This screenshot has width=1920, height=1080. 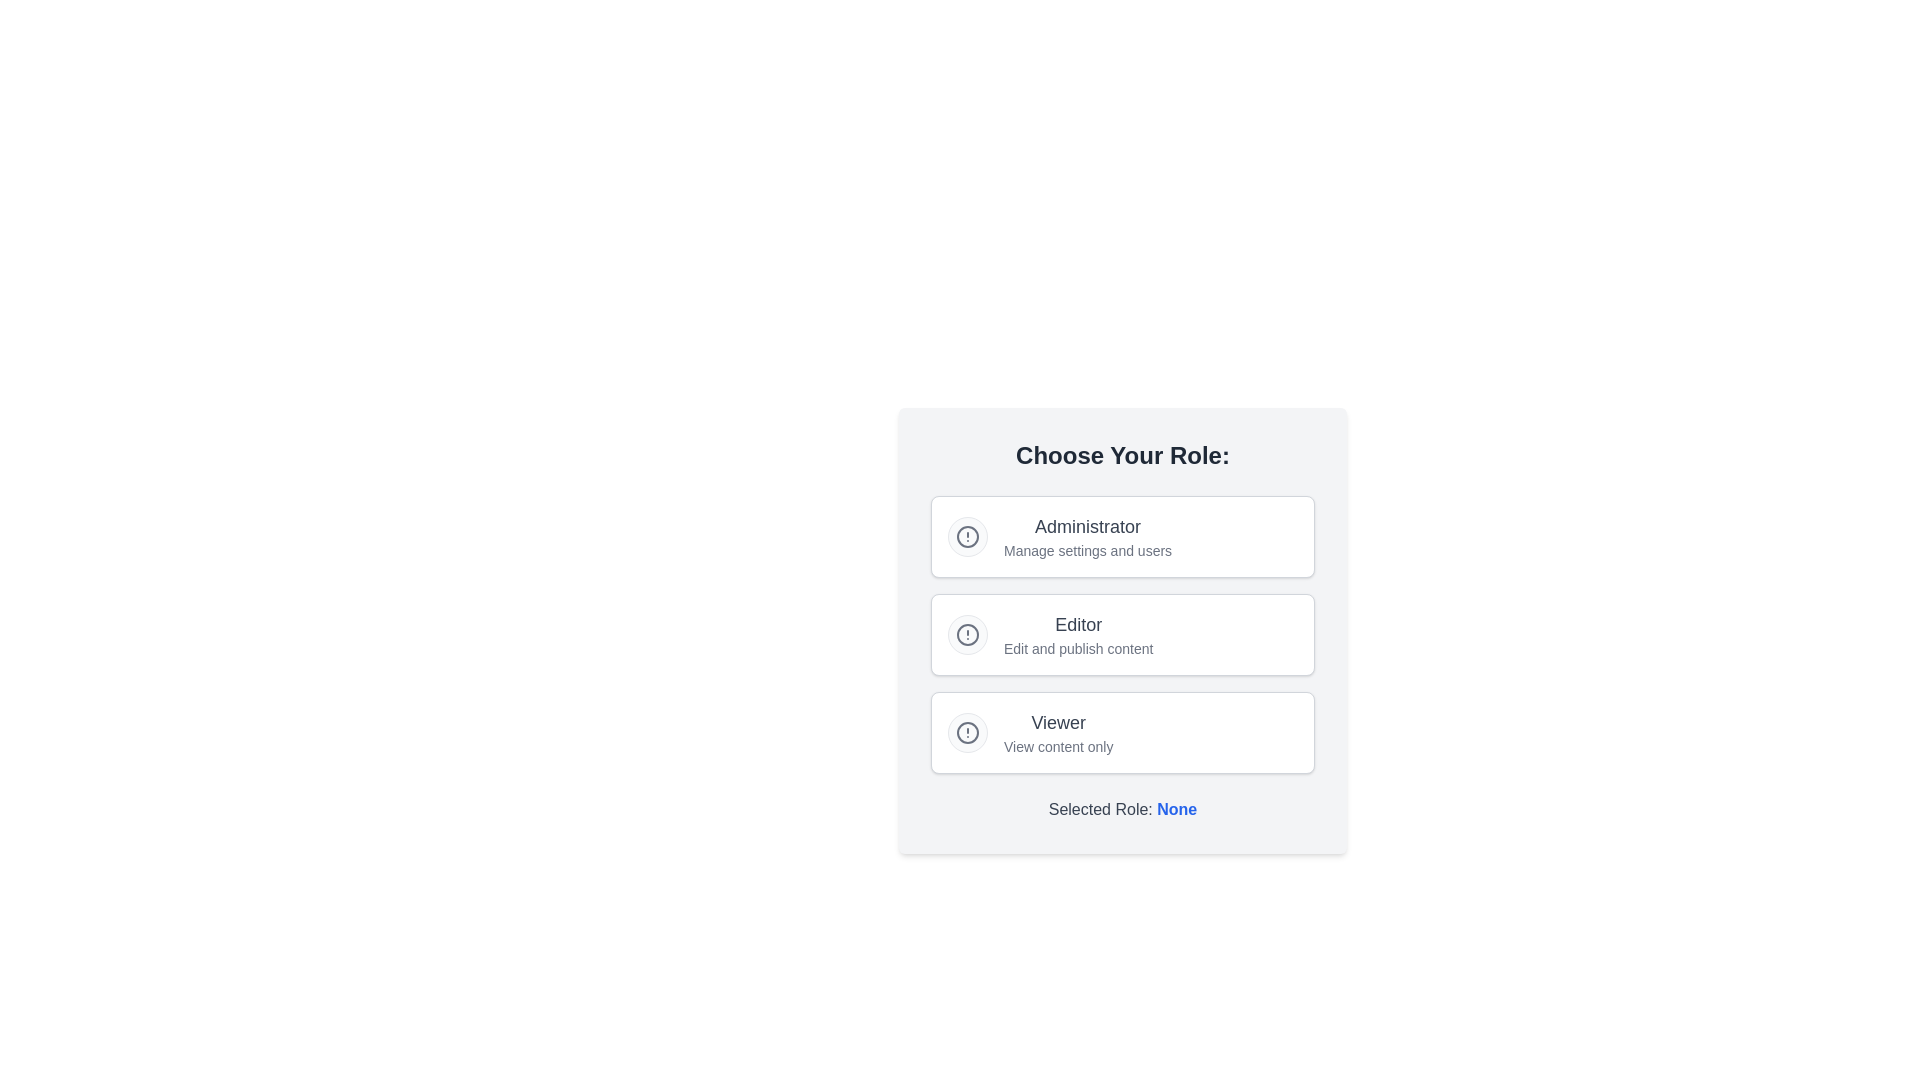 What do you see at coordinates (1057, 722) in the screenshot?
I see `the 'Viewer' Text Label, which is a bold, gray-colored text displayed prominently within the 'Choose Your Role' selection list, positioned above the smaller text 'View content only'` at bounding box center [1057, 722].